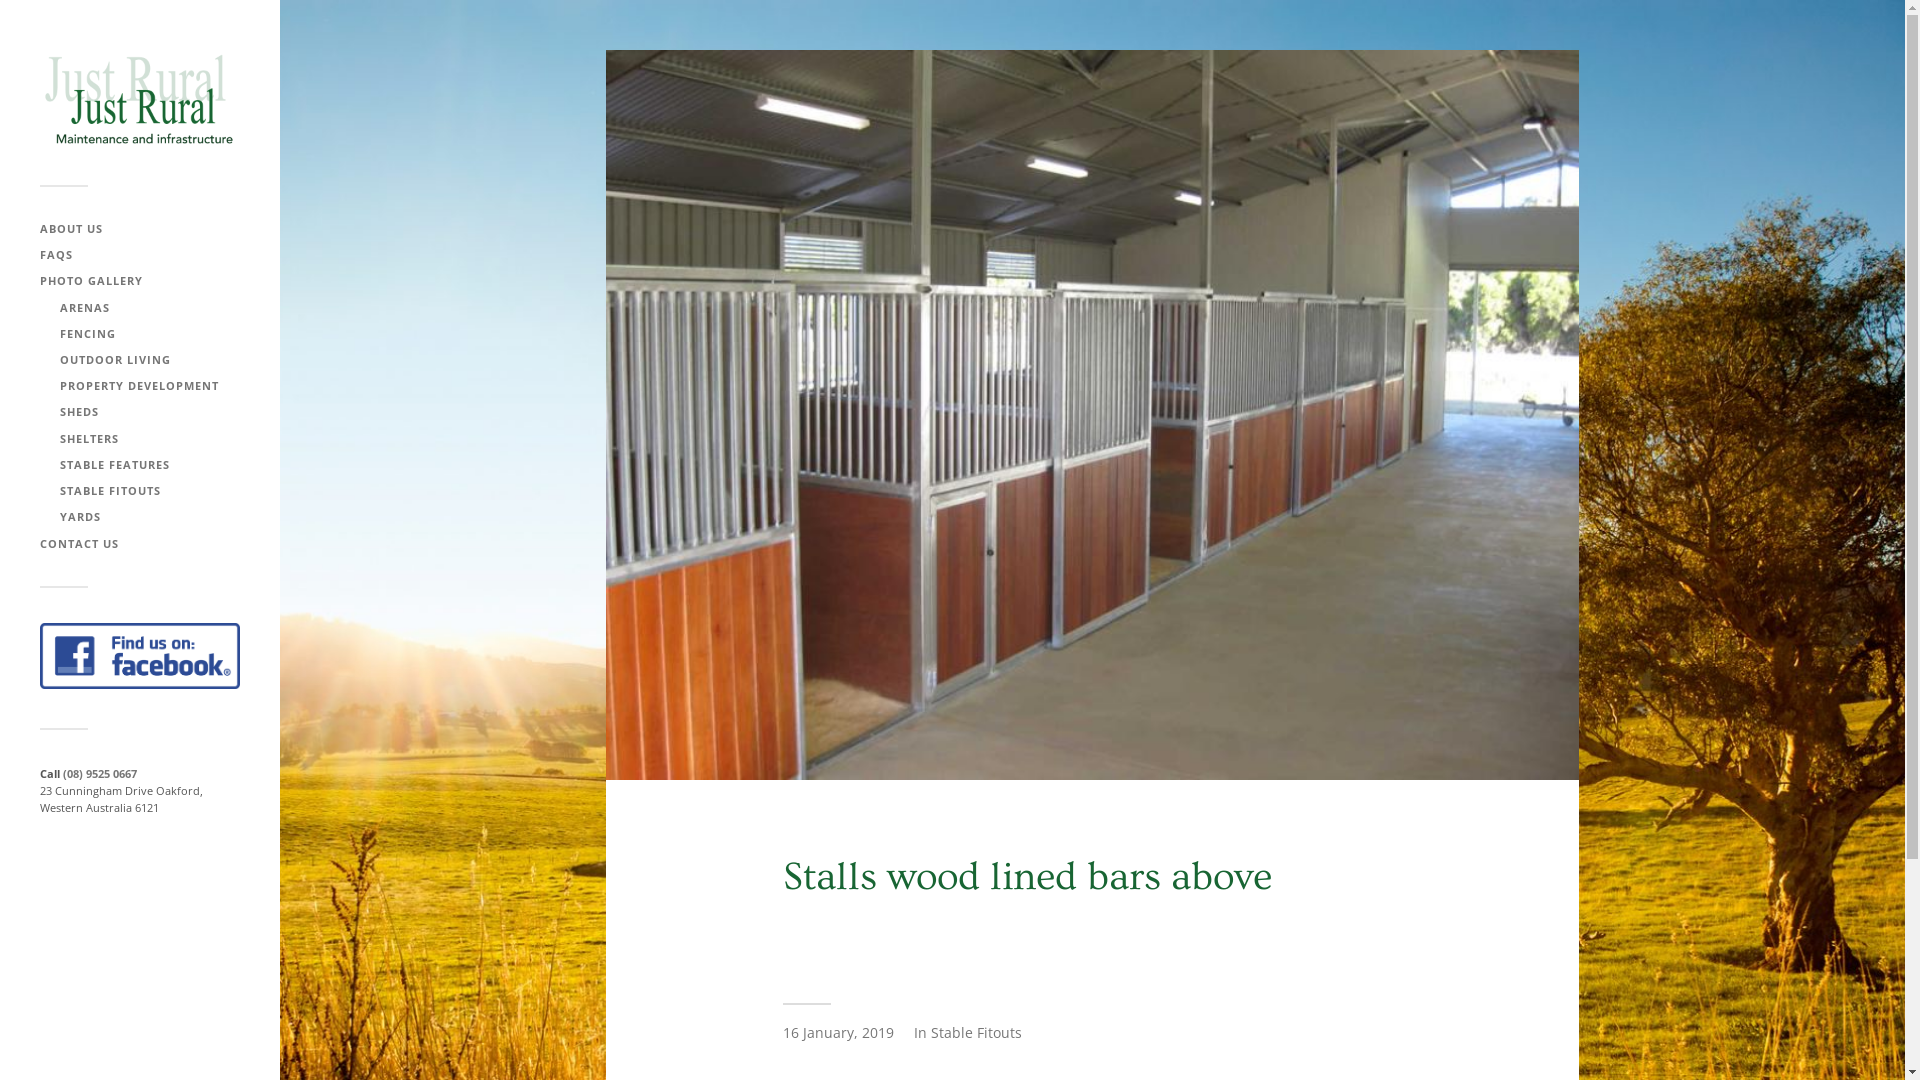 The image size is (1920, 1080). Describe the element at coordinates (975, 1032) in the screenshot. I see `'Stable Fitouts'` at that location.